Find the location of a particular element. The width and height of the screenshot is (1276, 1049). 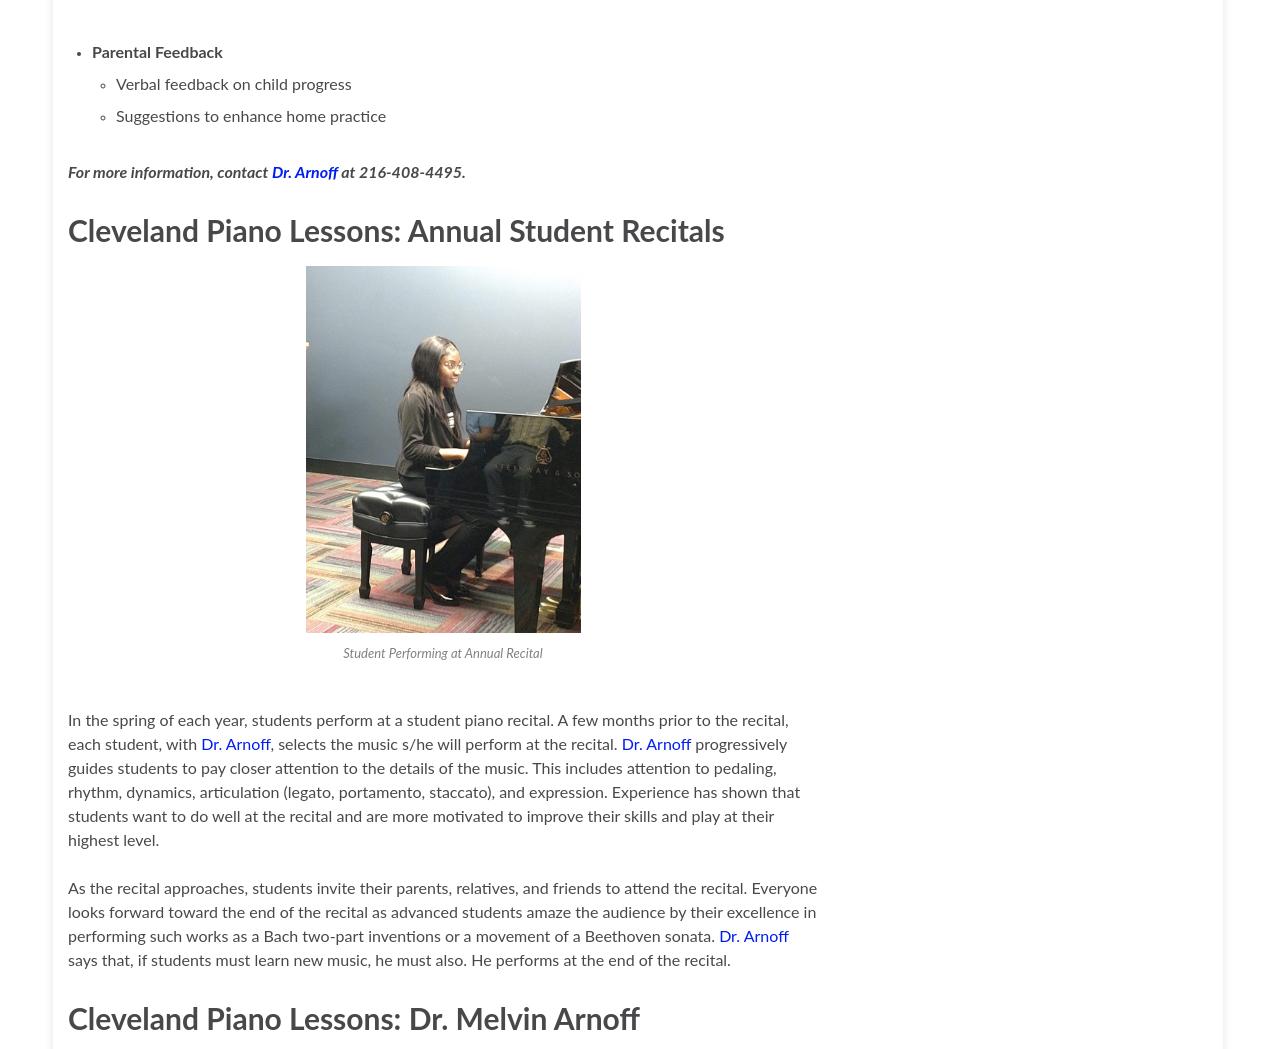

'says that, if students must learn new music, he must also.  He performs at the end of the recital.' is located at coordinates (398, 960).